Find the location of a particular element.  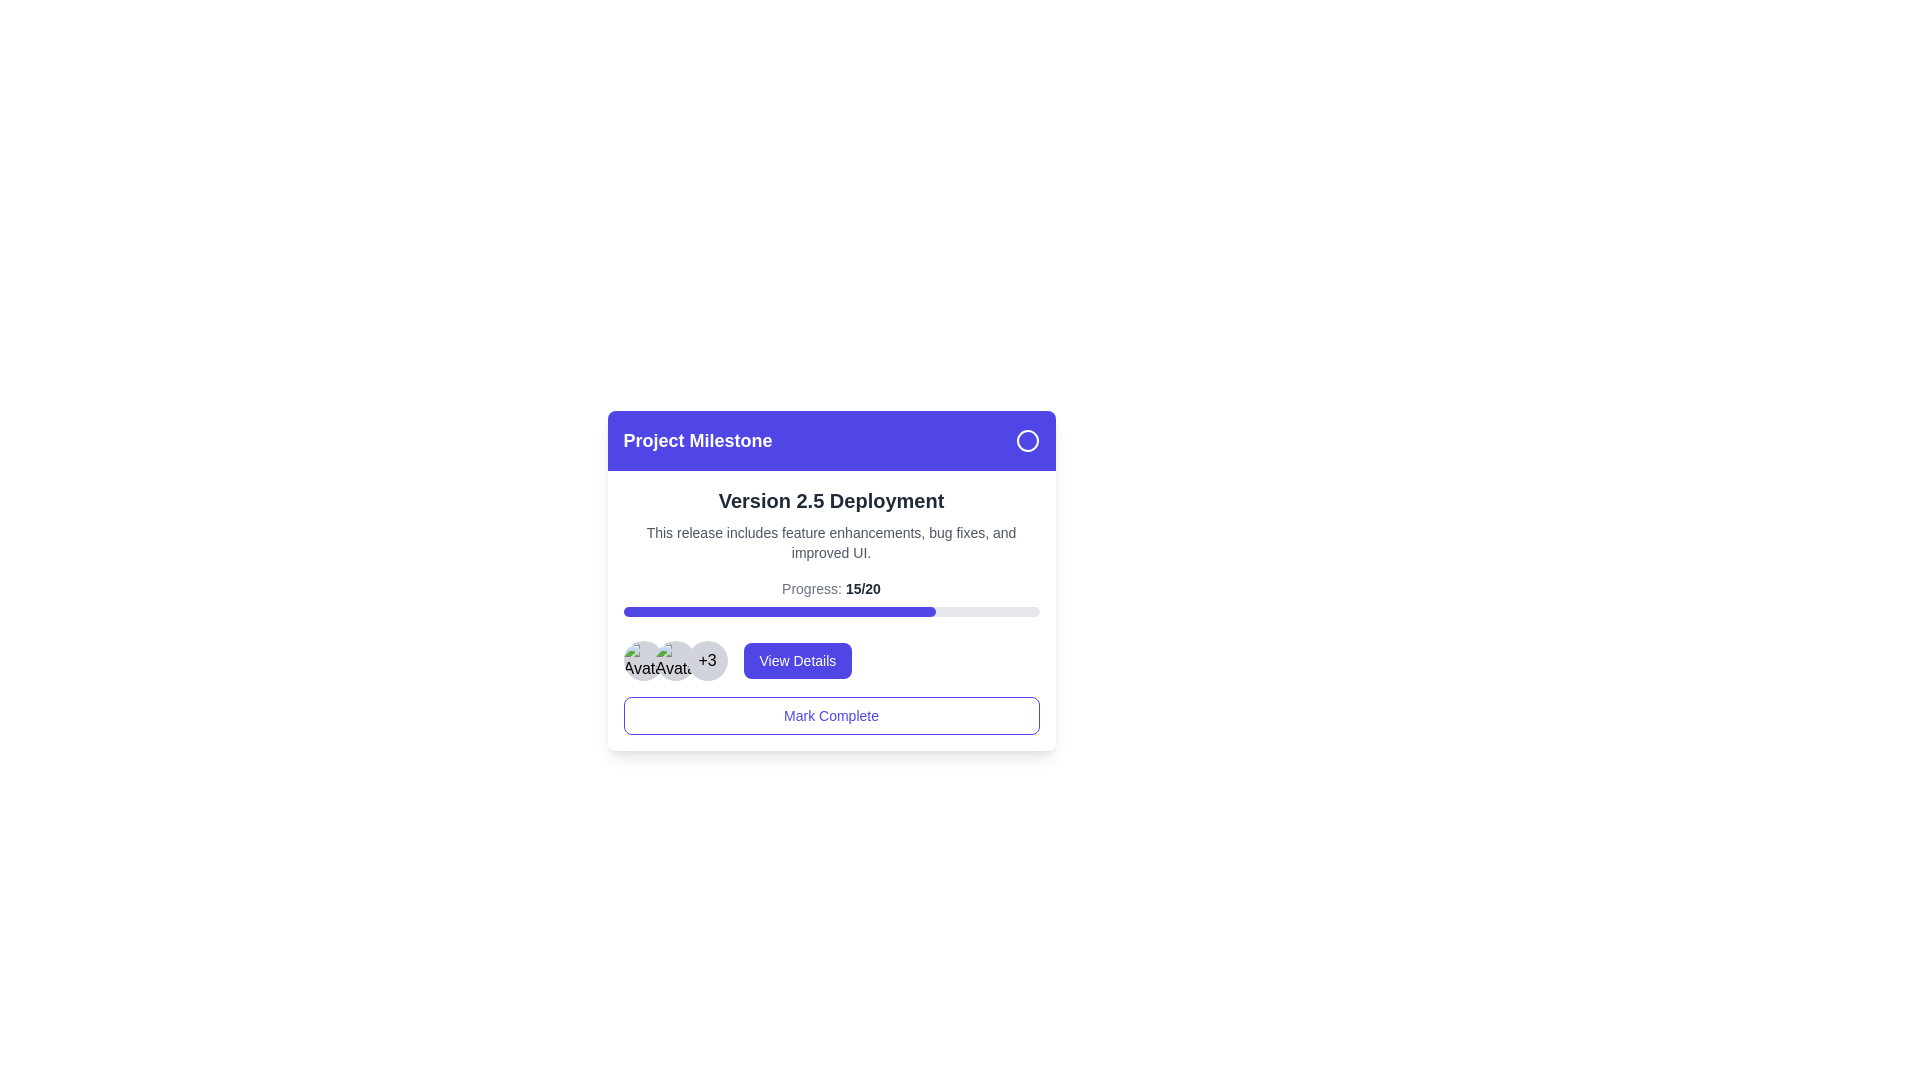

the button located to the right of the avatars section, below the progress bar, to trigger the hover state is located at coordinates (796, 660).